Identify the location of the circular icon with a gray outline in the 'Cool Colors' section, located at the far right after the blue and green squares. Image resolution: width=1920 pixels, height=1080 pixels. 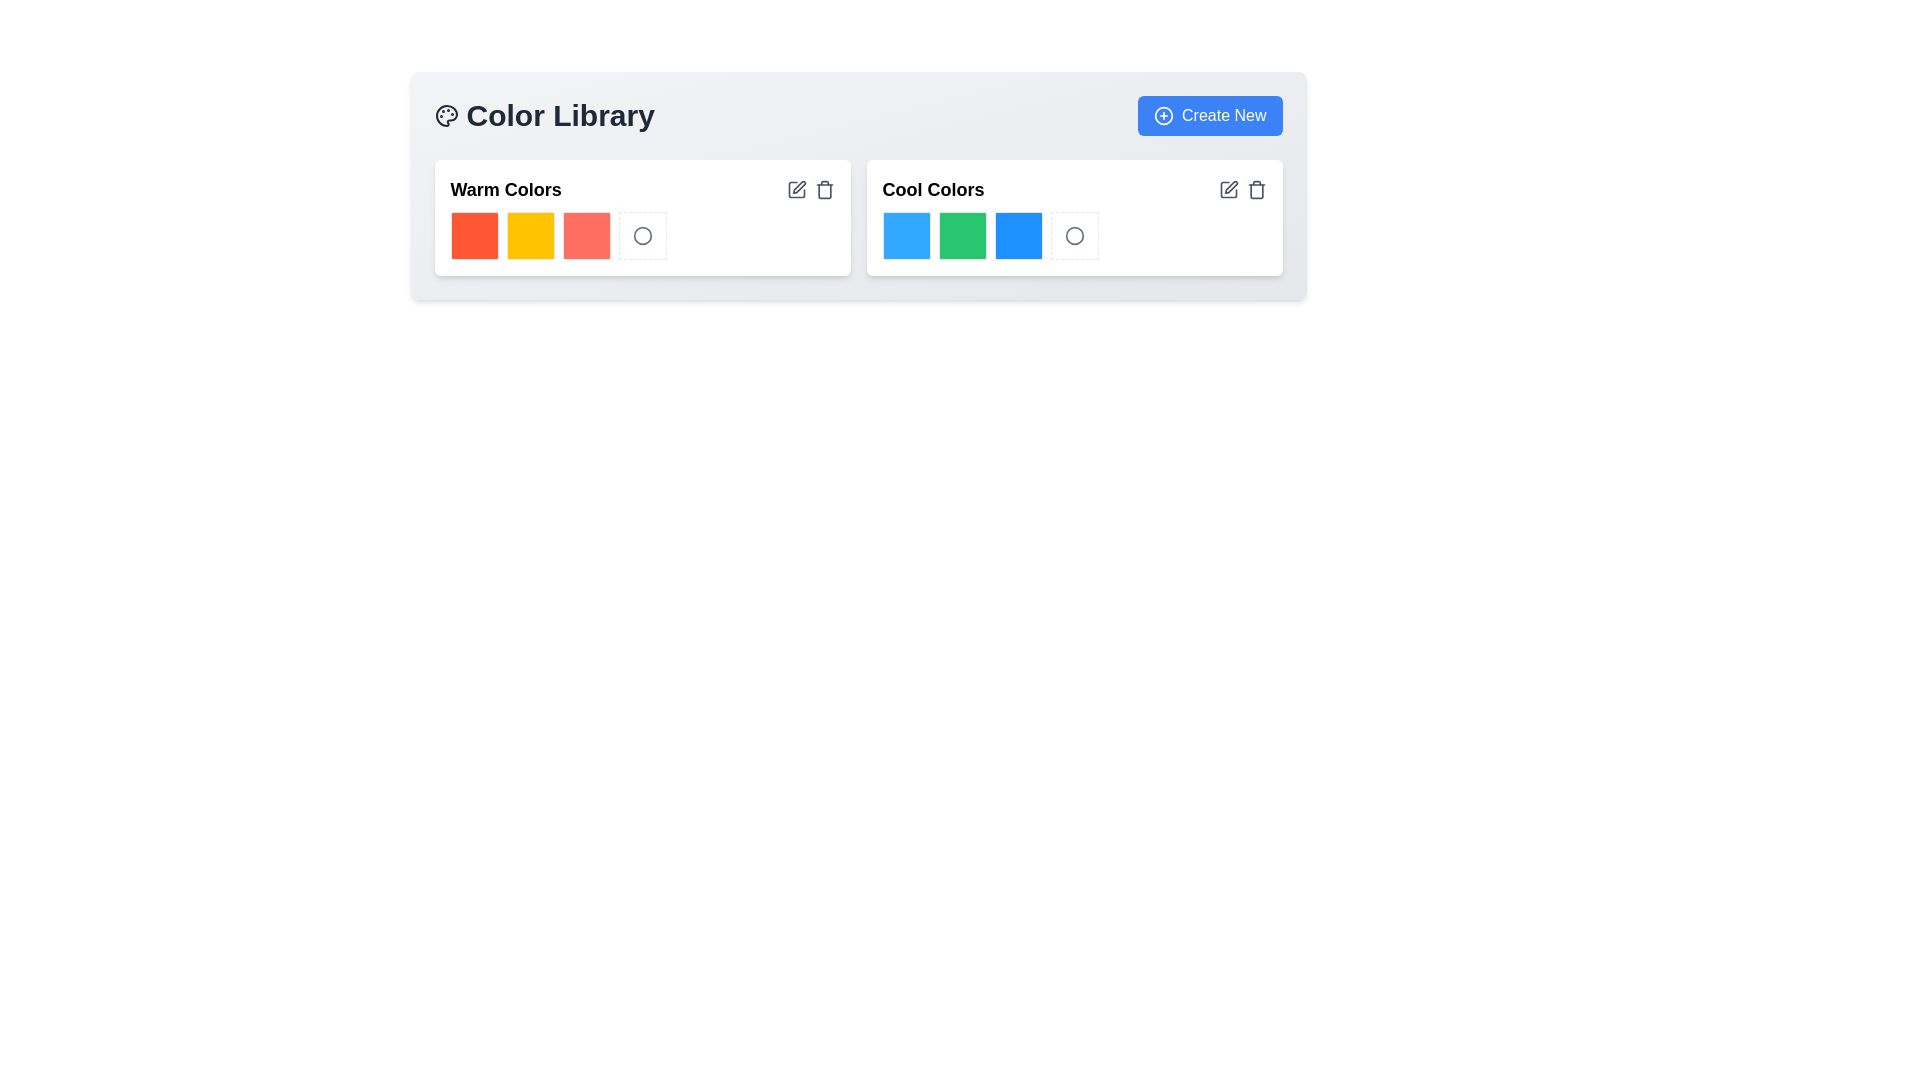
(1073, 234).